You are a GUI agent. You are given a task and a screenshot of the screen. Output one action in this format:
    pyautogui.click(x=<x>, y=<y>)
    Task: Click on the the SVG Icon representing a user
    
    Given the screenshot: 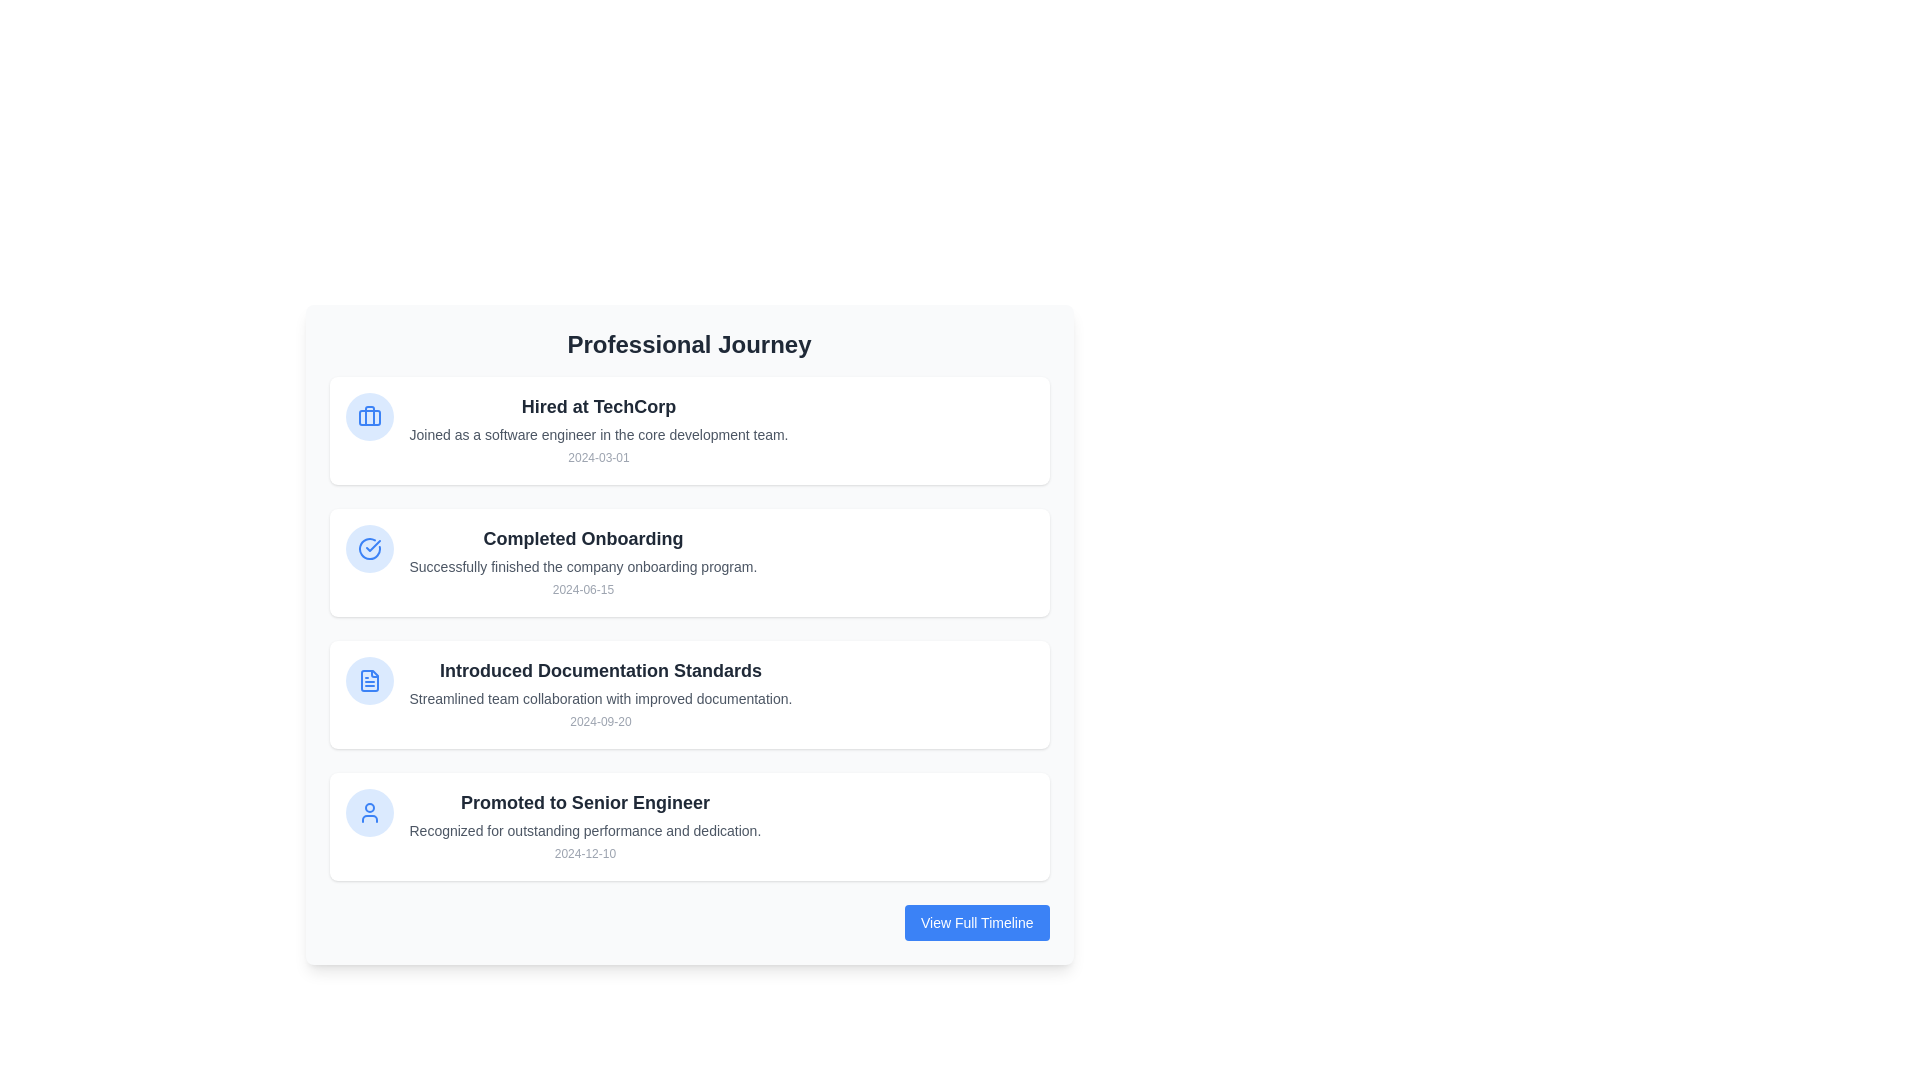 What is the action you would take?
    pyautogui.click(x=369, y=813)
    